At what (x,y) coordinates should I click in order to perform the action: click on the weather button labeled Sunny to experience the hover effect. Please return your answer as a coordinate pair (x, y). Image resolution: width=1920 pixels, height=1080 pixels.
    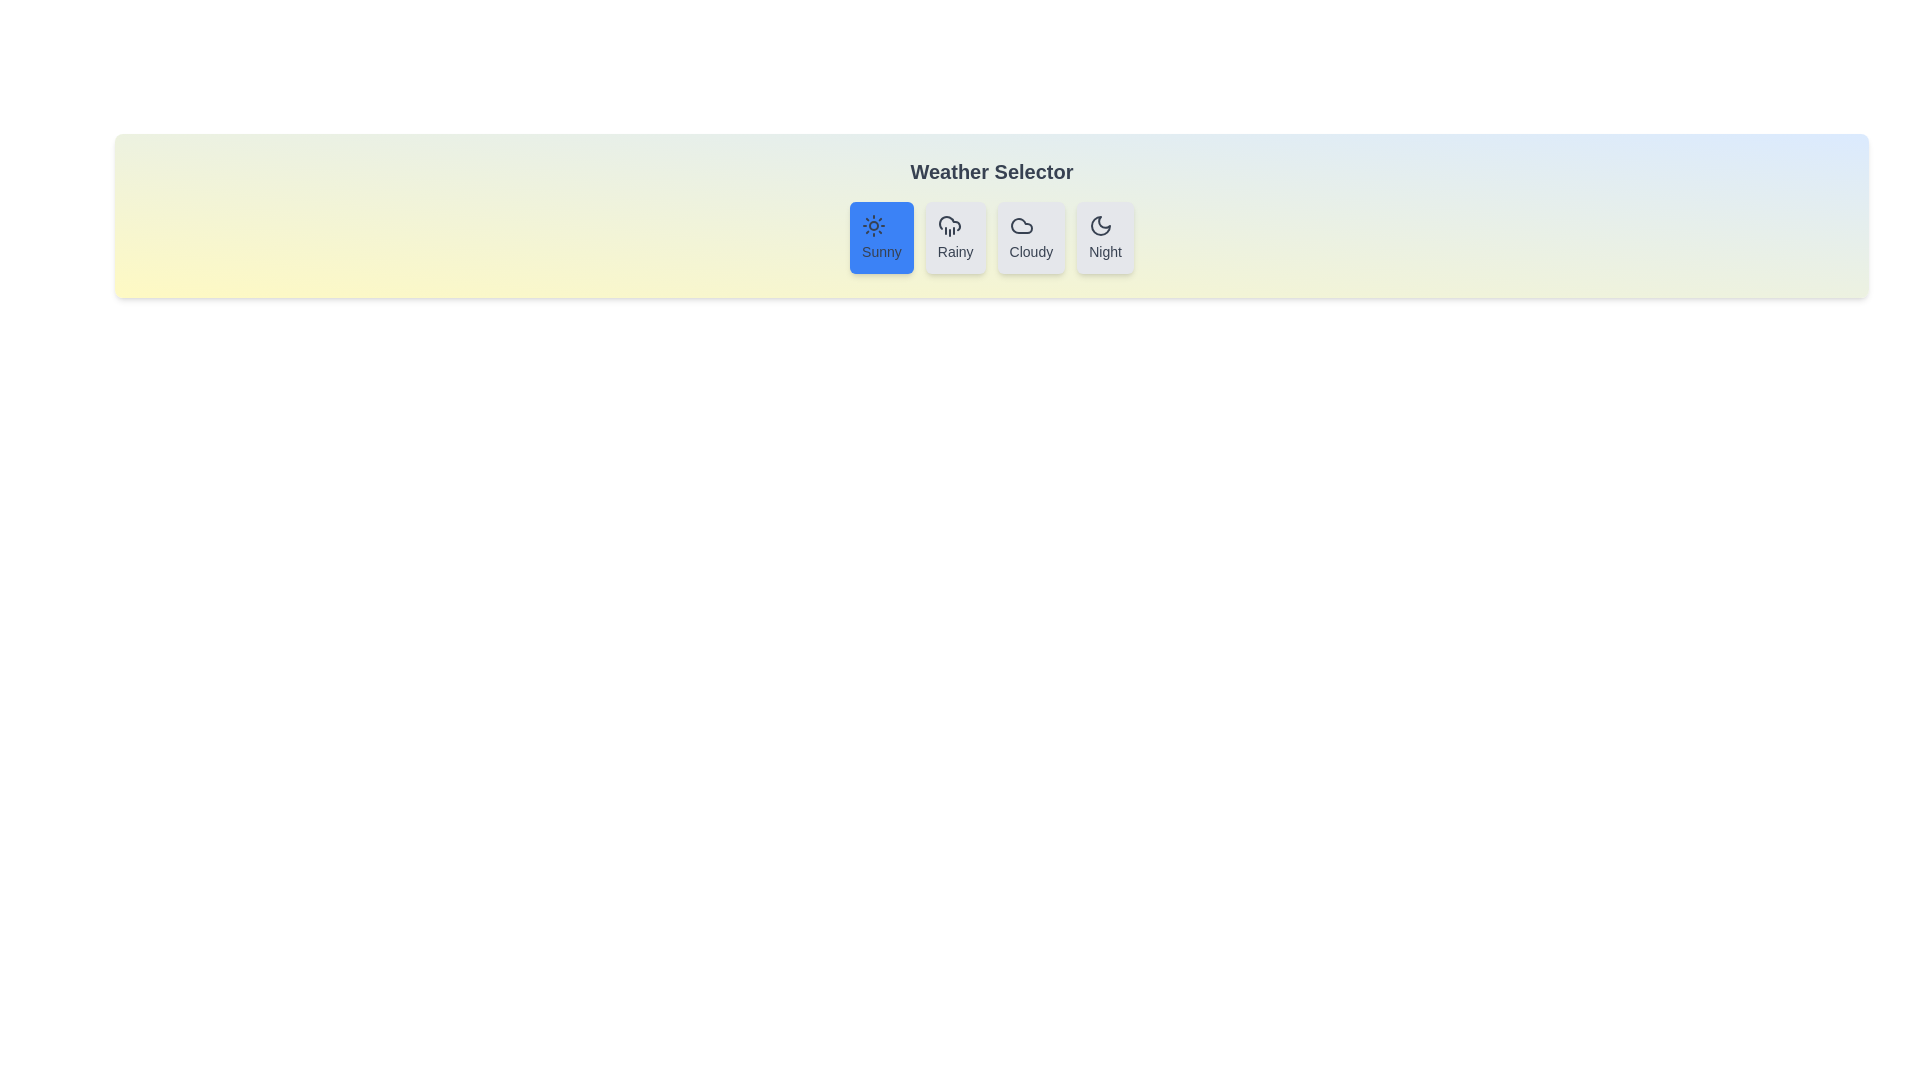
    Looking at the image, I should click on (881, 237).